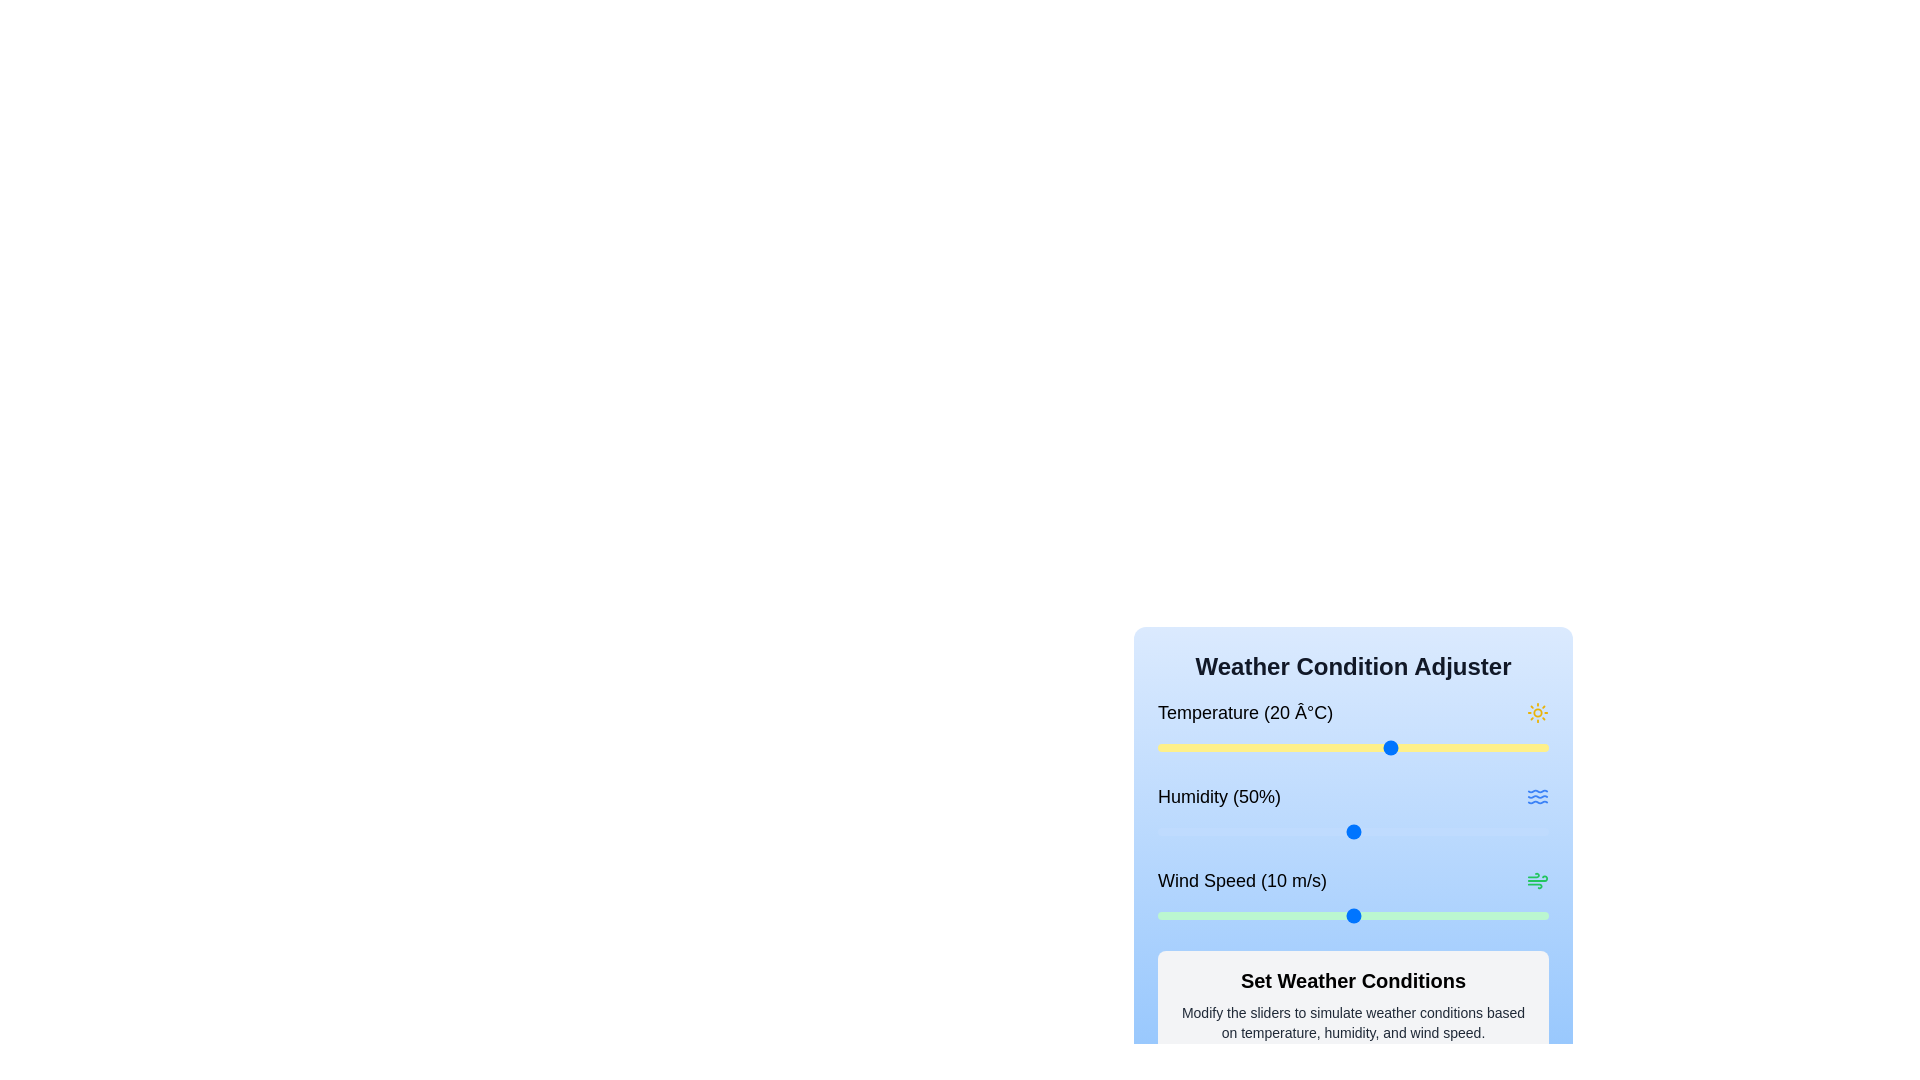  I want to click on the wind speed slider to set the wind speed to 14 m/s, so click(1430, 915).